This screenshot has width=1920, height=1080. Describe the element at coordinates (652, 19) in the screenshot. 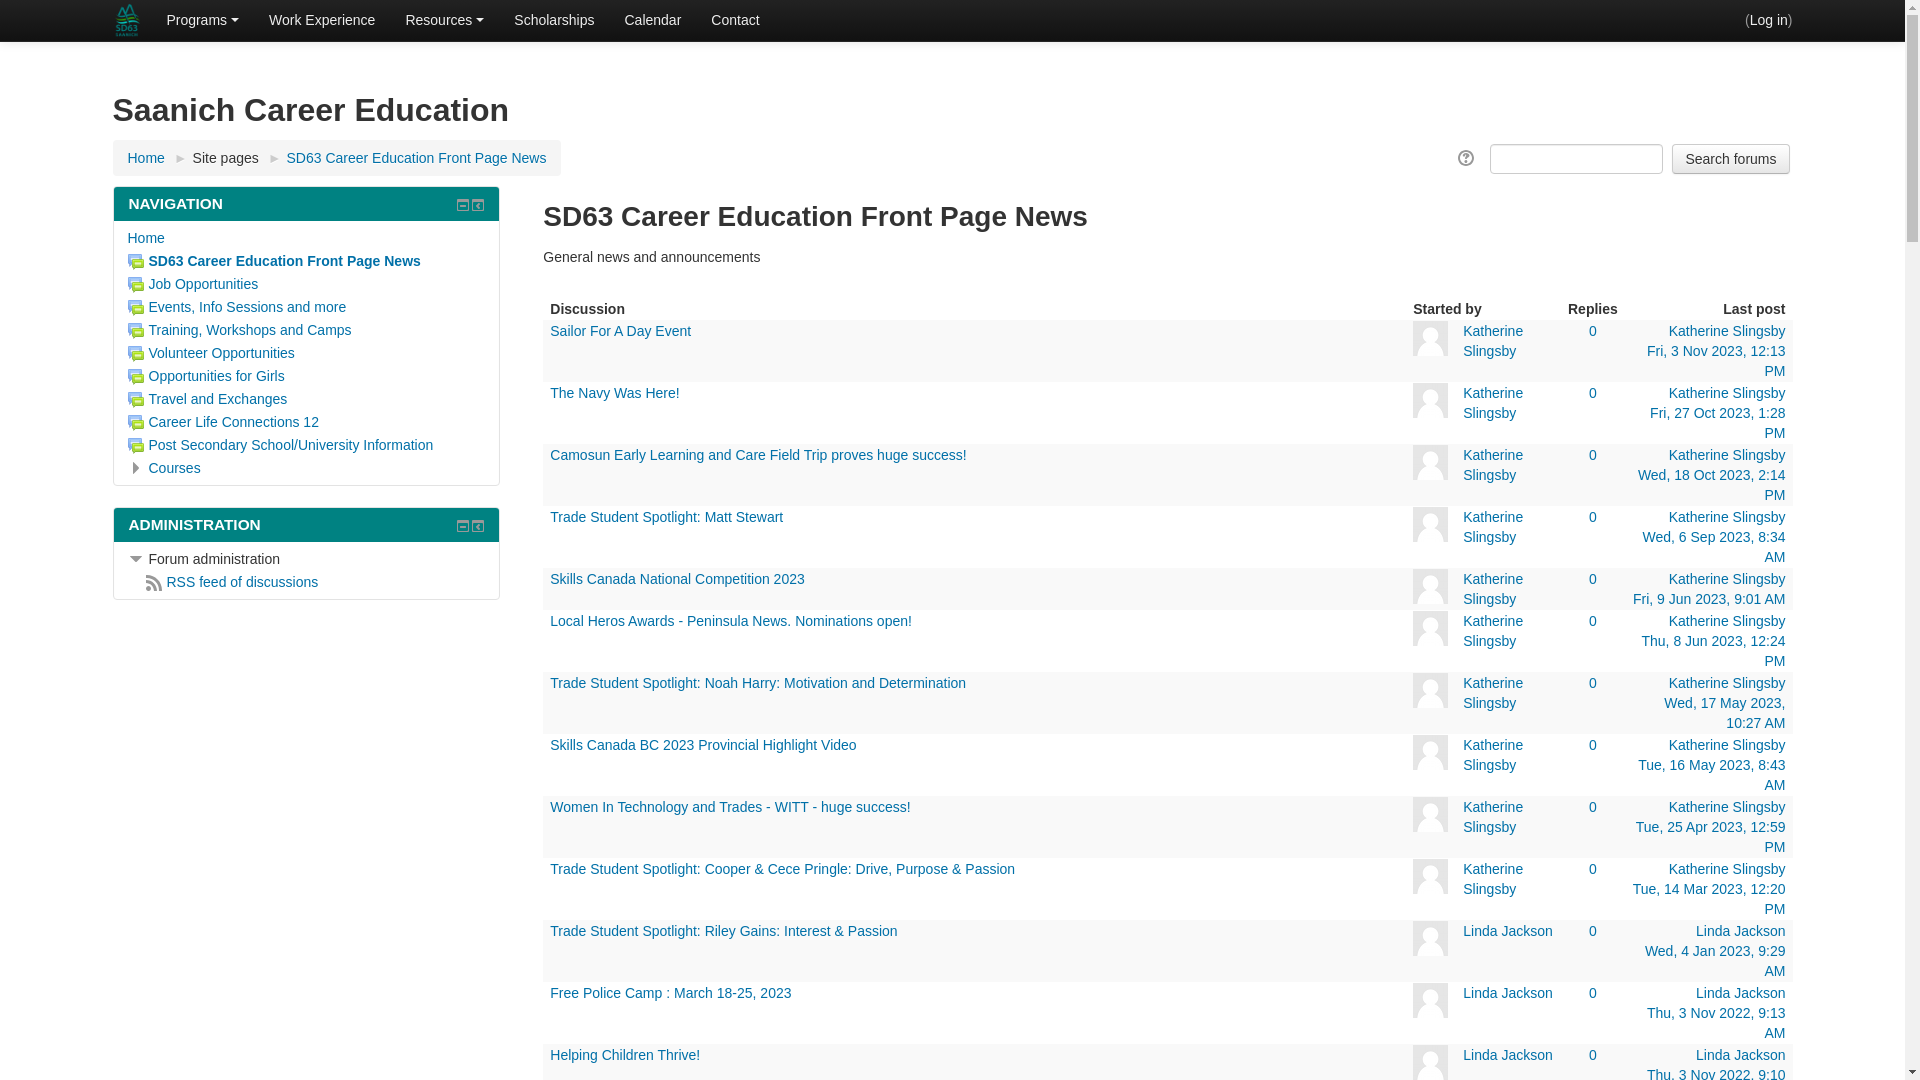

I see `'Calendar'` at that location.